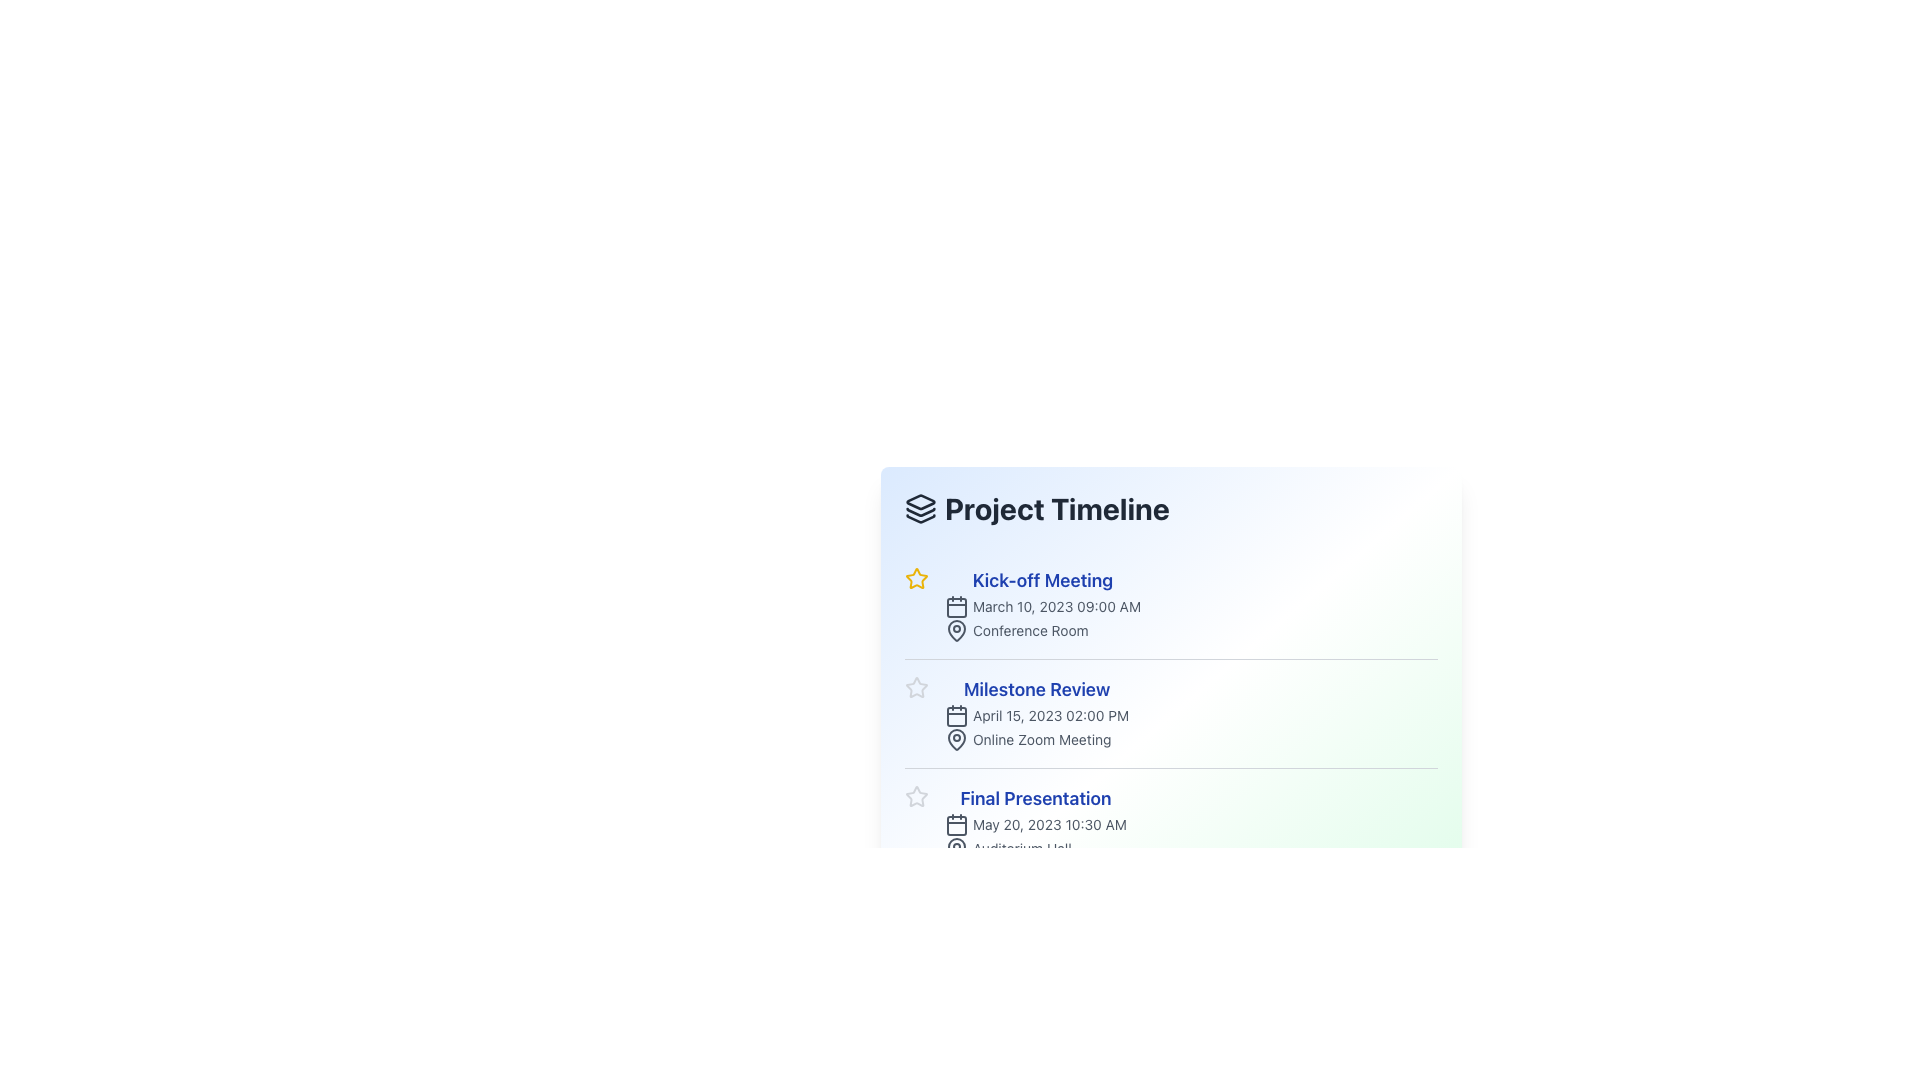 The height and width of the screenshot is (1080, 1920). I want to click on the location descriptor element associated with the 'Final Presentation' event, which is visually represented by an icon and text label, positioned below the event time in the 'Project Timeline' interface, so click(1036, 848).